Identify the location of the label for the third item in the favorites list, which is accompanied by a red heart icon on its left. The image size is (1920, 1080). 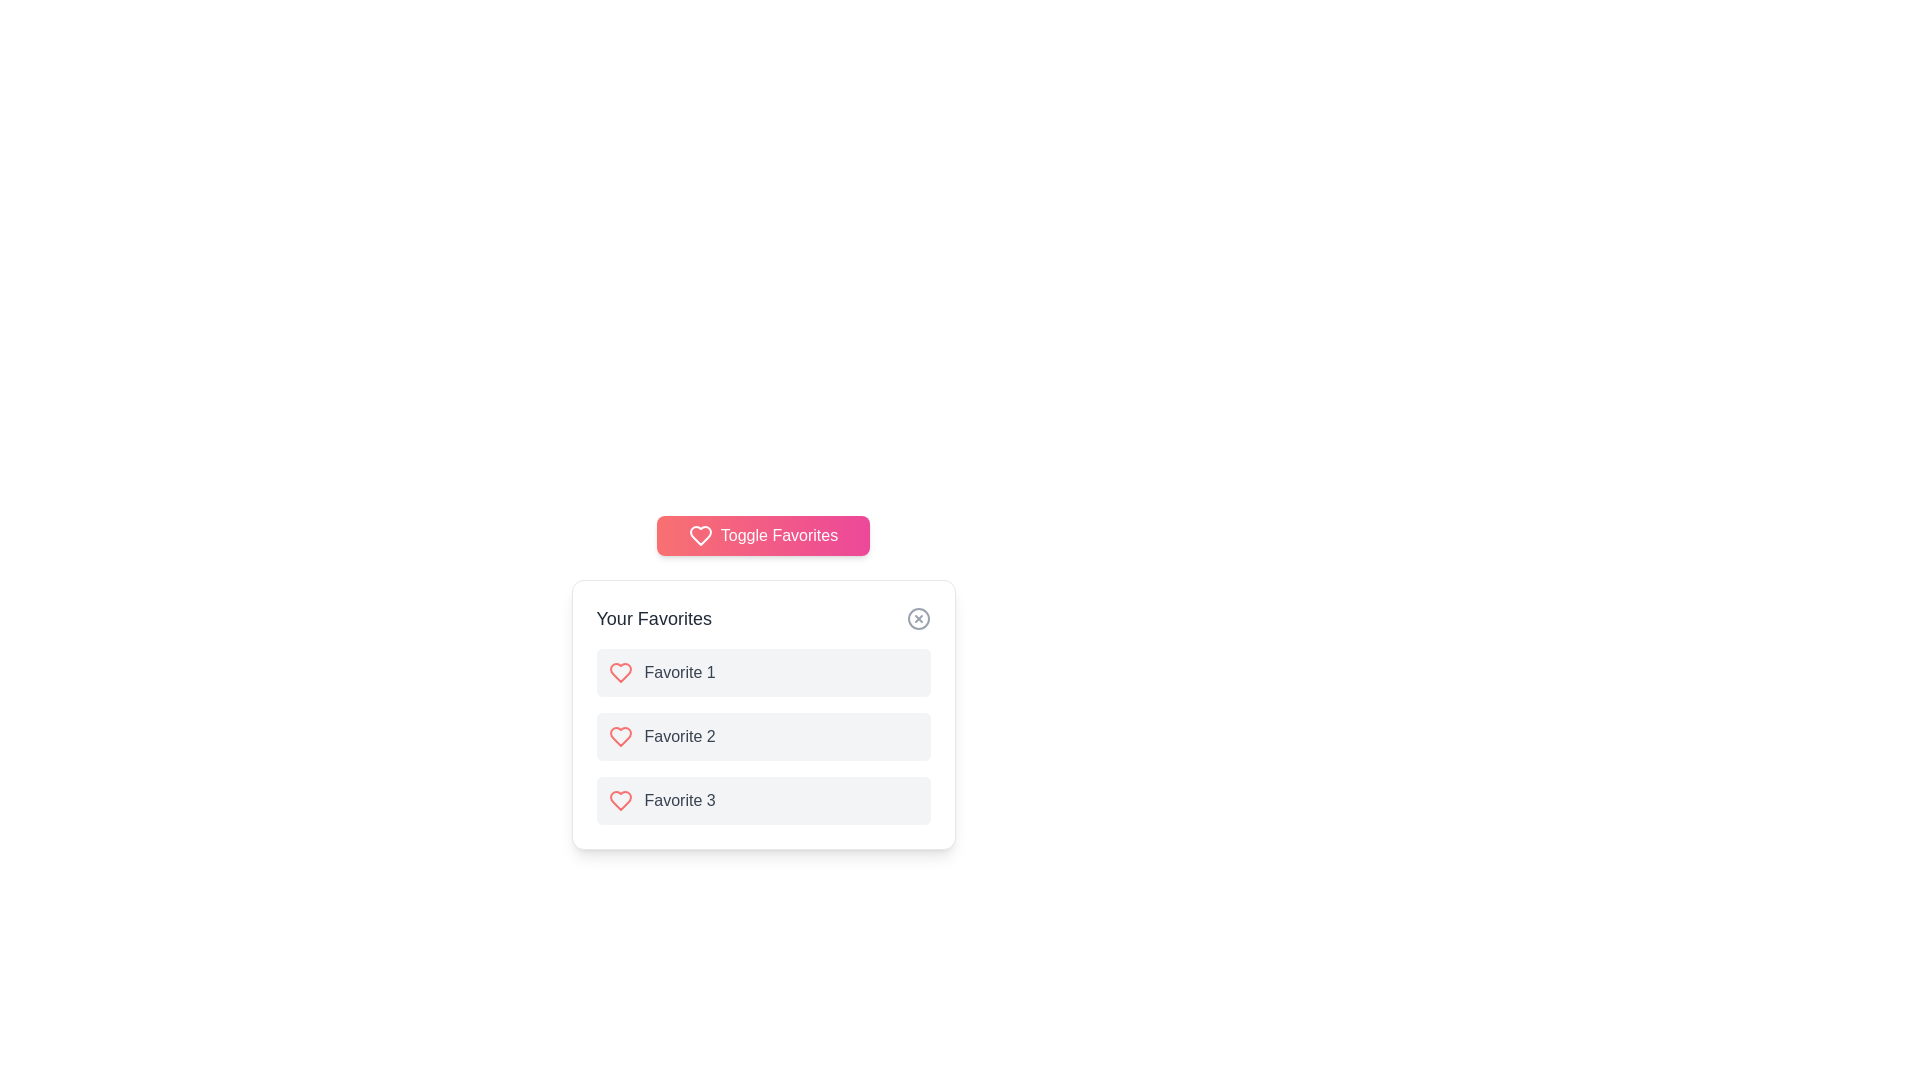
(680, 800).